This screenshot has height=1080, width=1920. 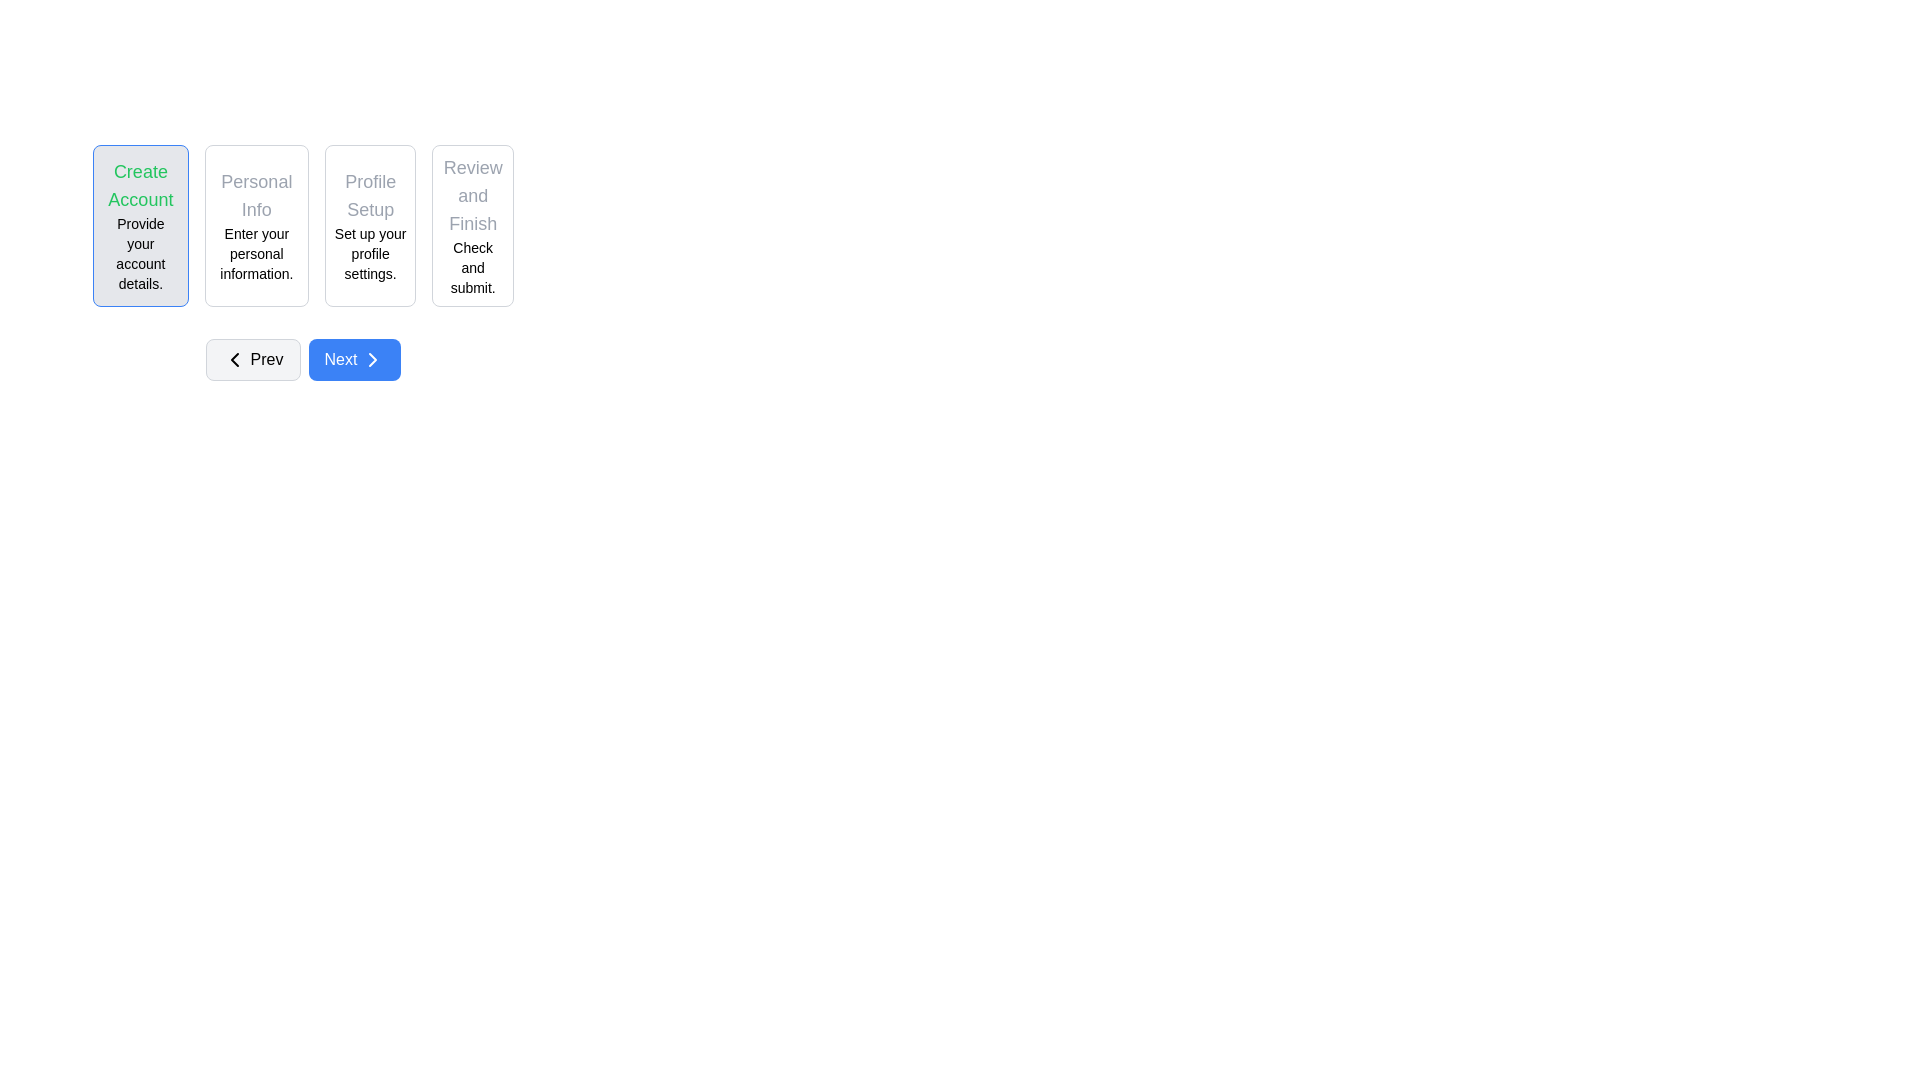 I want to click on the navigation button that allows users to go to the previous step in the multi-step process, located at the bottom center of the interface, left of the 'Next' button, to change its background color, so click(x=252, y=358).